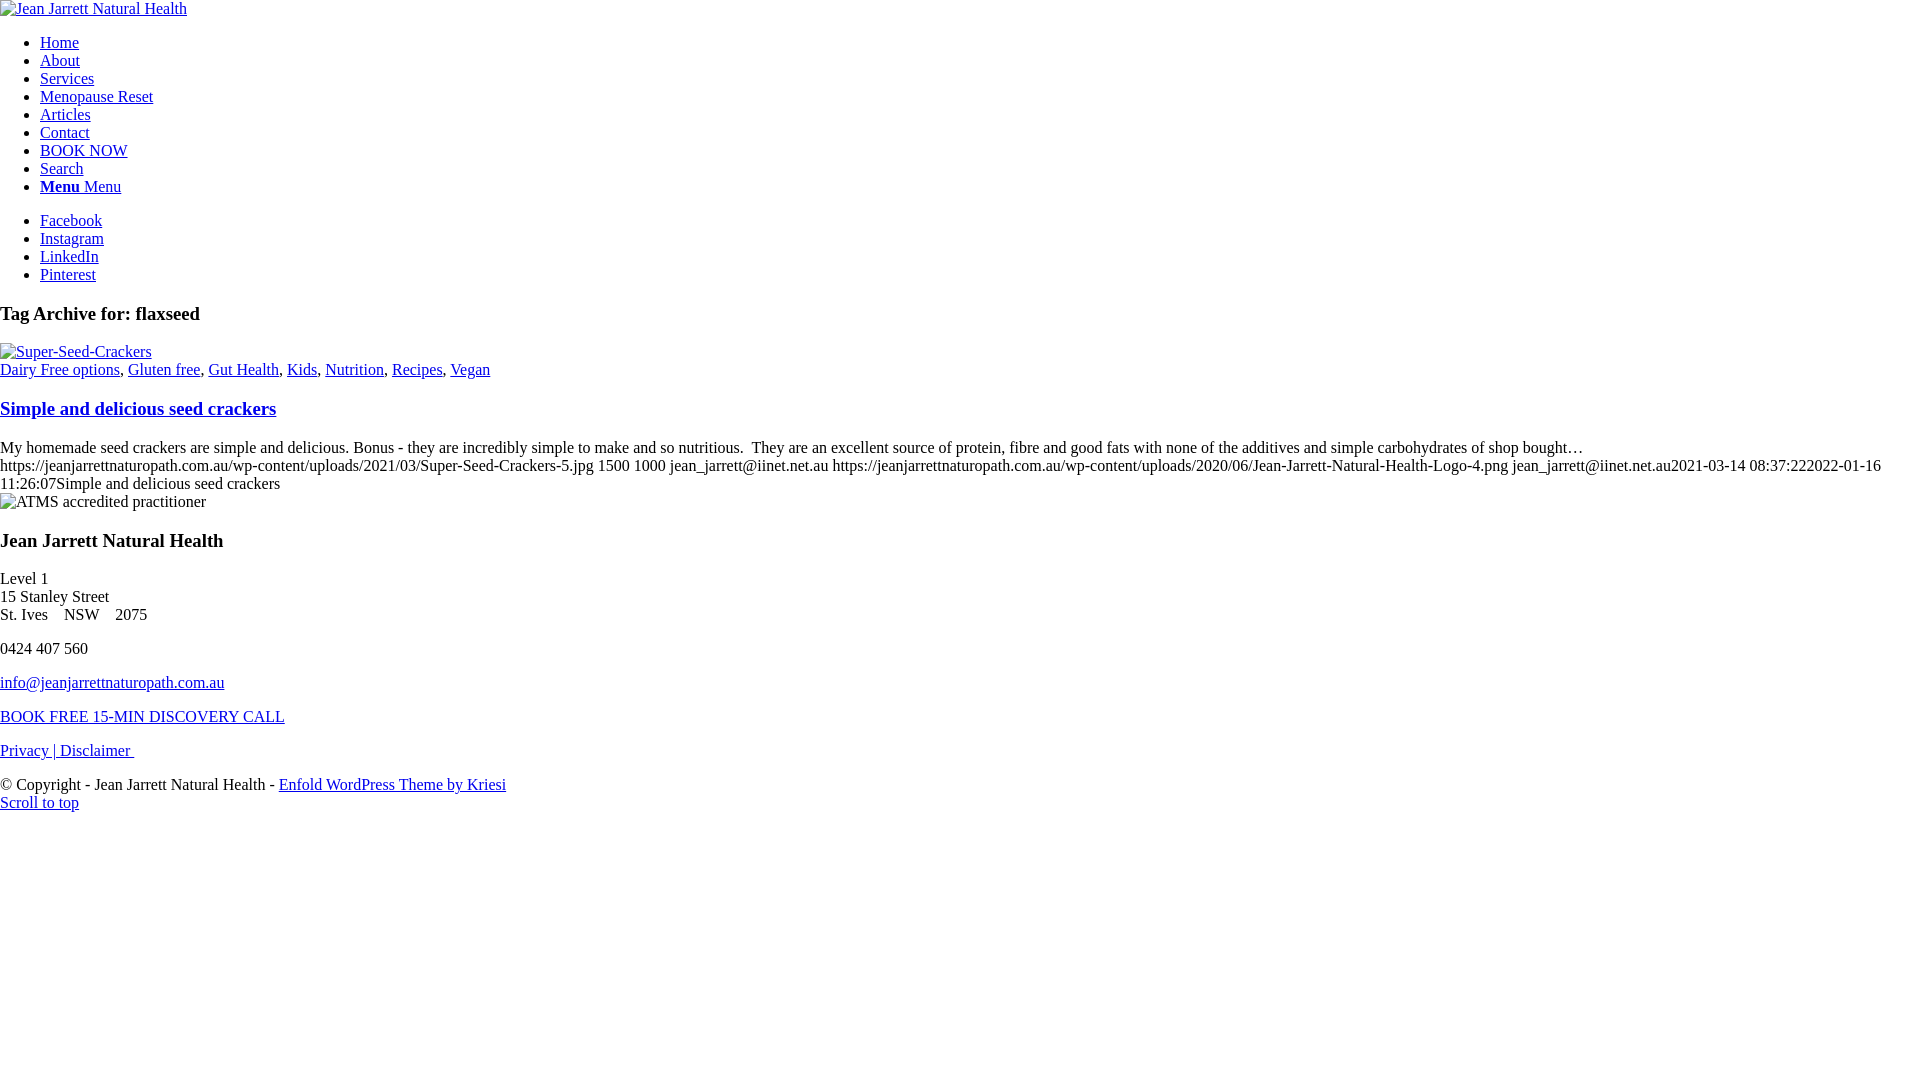  I want to click on 'Menopause Reset', so click(95, 96).